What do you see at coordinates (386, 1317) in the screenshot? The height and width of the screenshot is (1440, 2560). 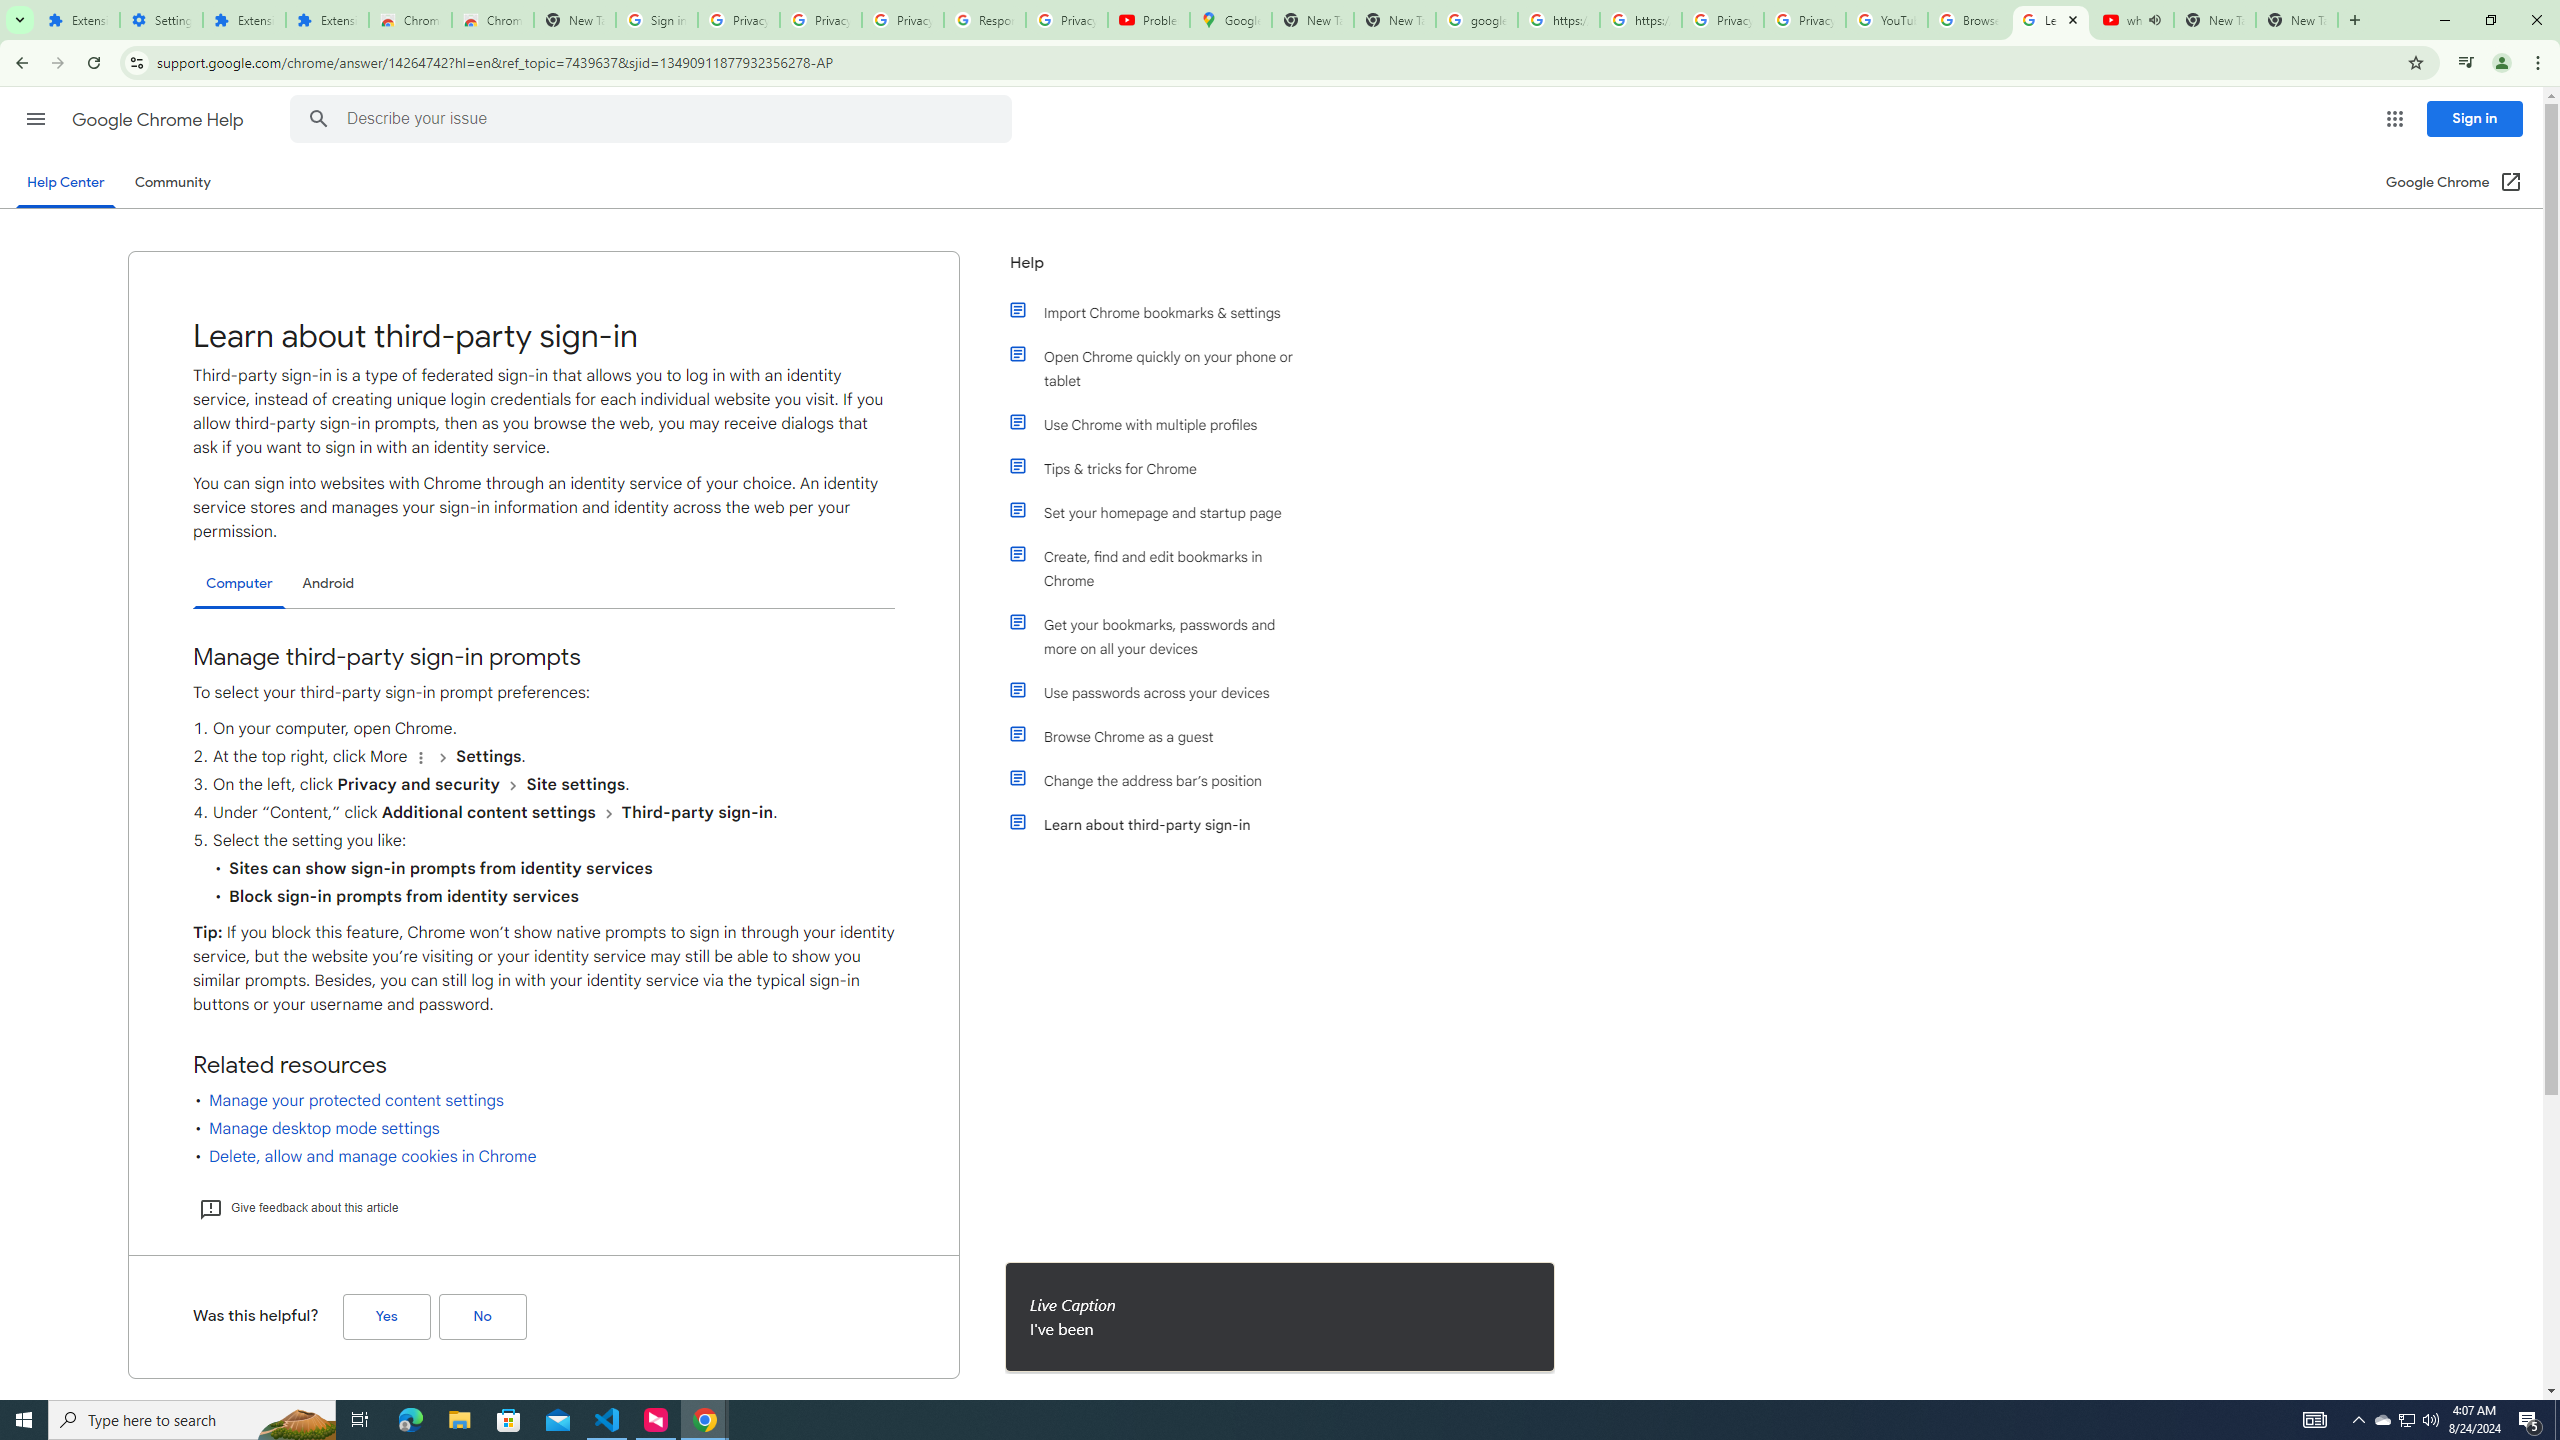 I see `'Yes (Was this helpful?)'` at bounding box center [386, 1317].